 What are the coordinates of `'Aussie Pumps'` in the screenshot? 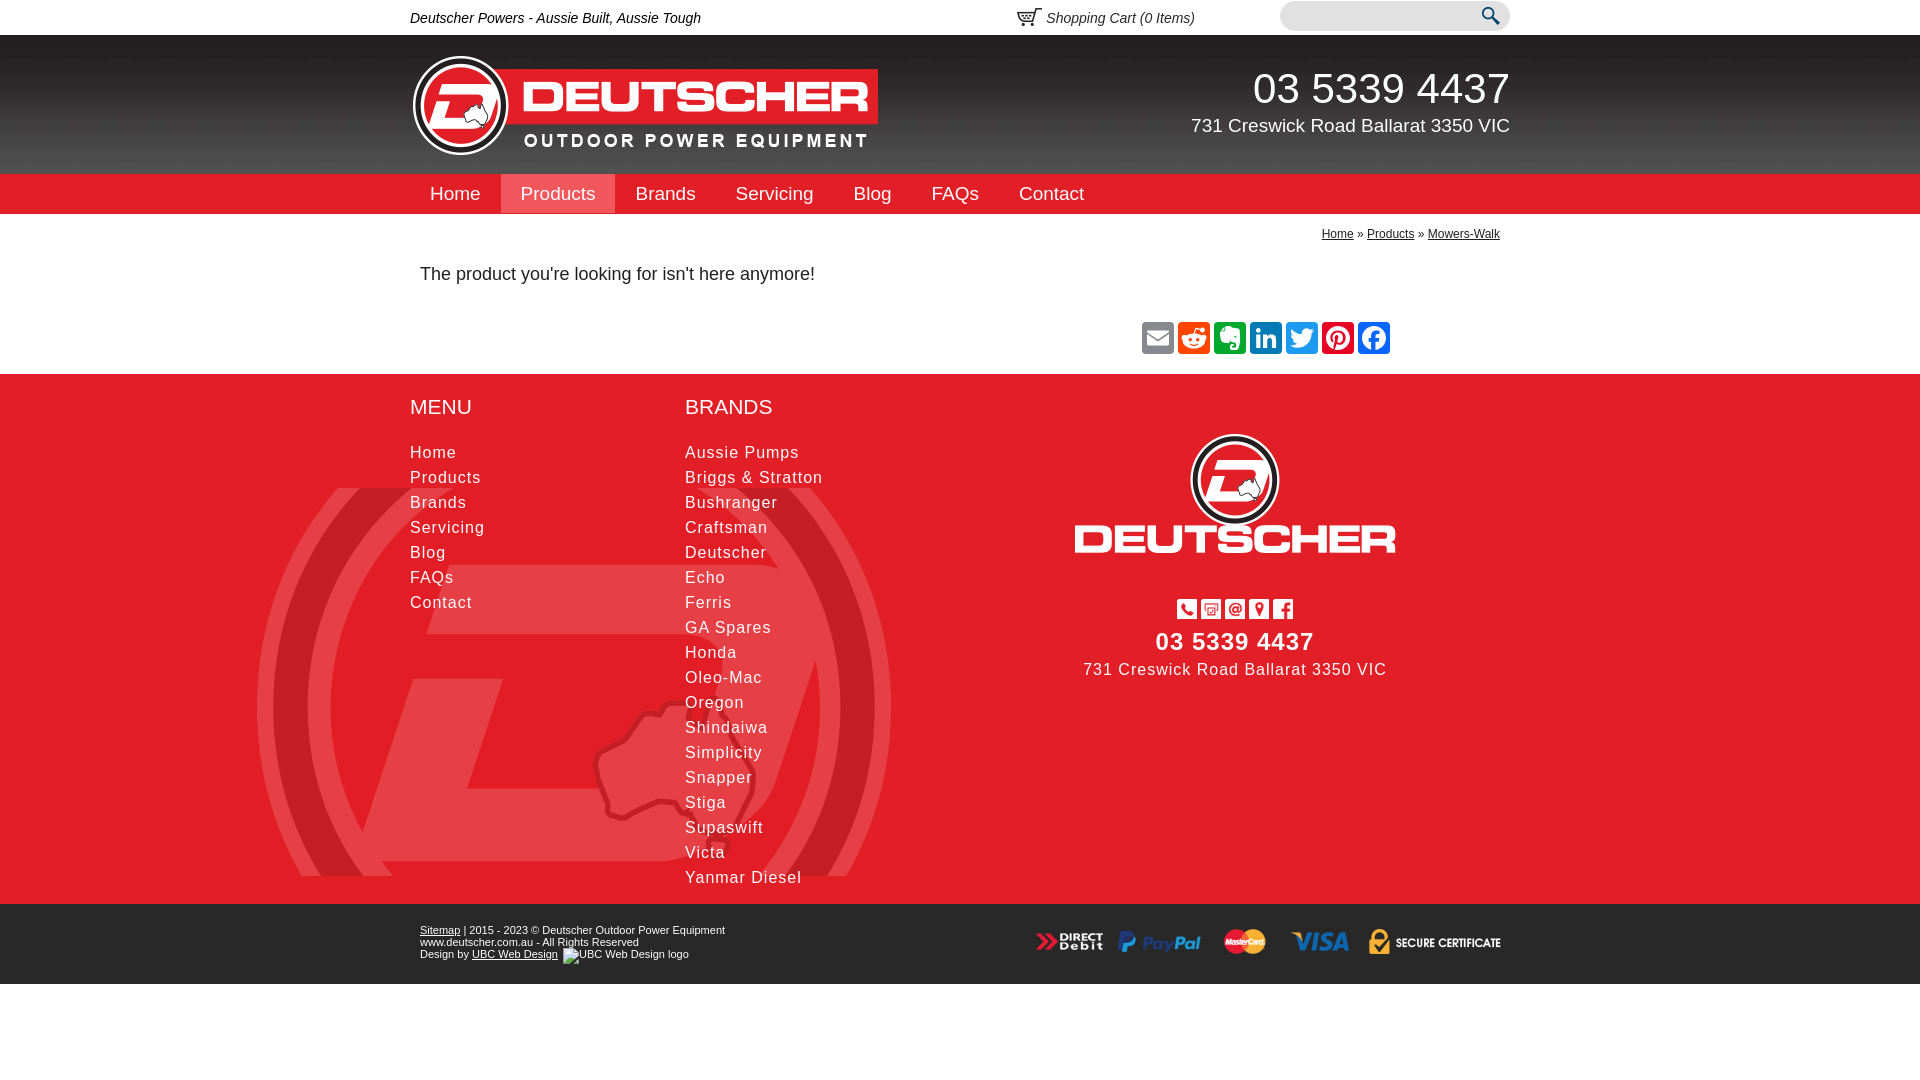 It's located at (685, 452).